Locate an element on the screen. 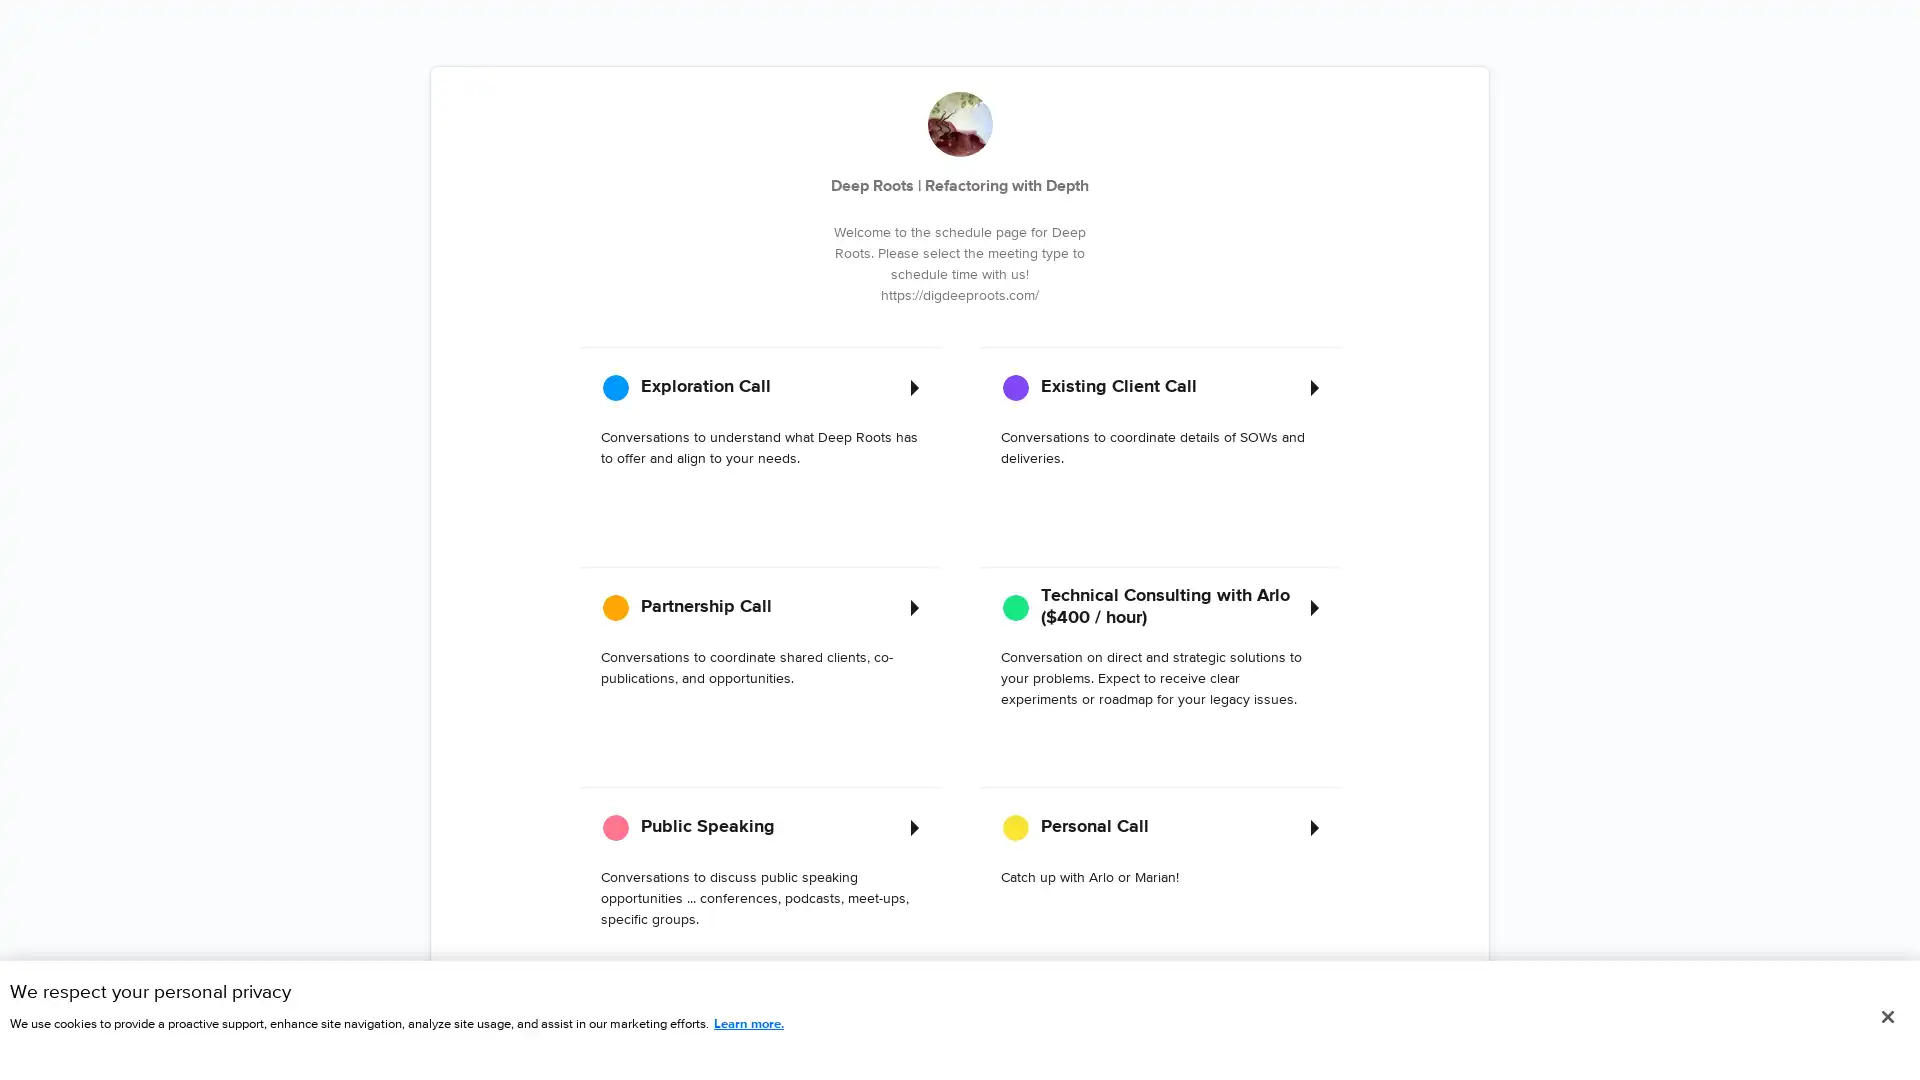 Image resolution: width=1920 pixels, height=1080 pixels. Cookie settings is located at coordinates (508, 981).